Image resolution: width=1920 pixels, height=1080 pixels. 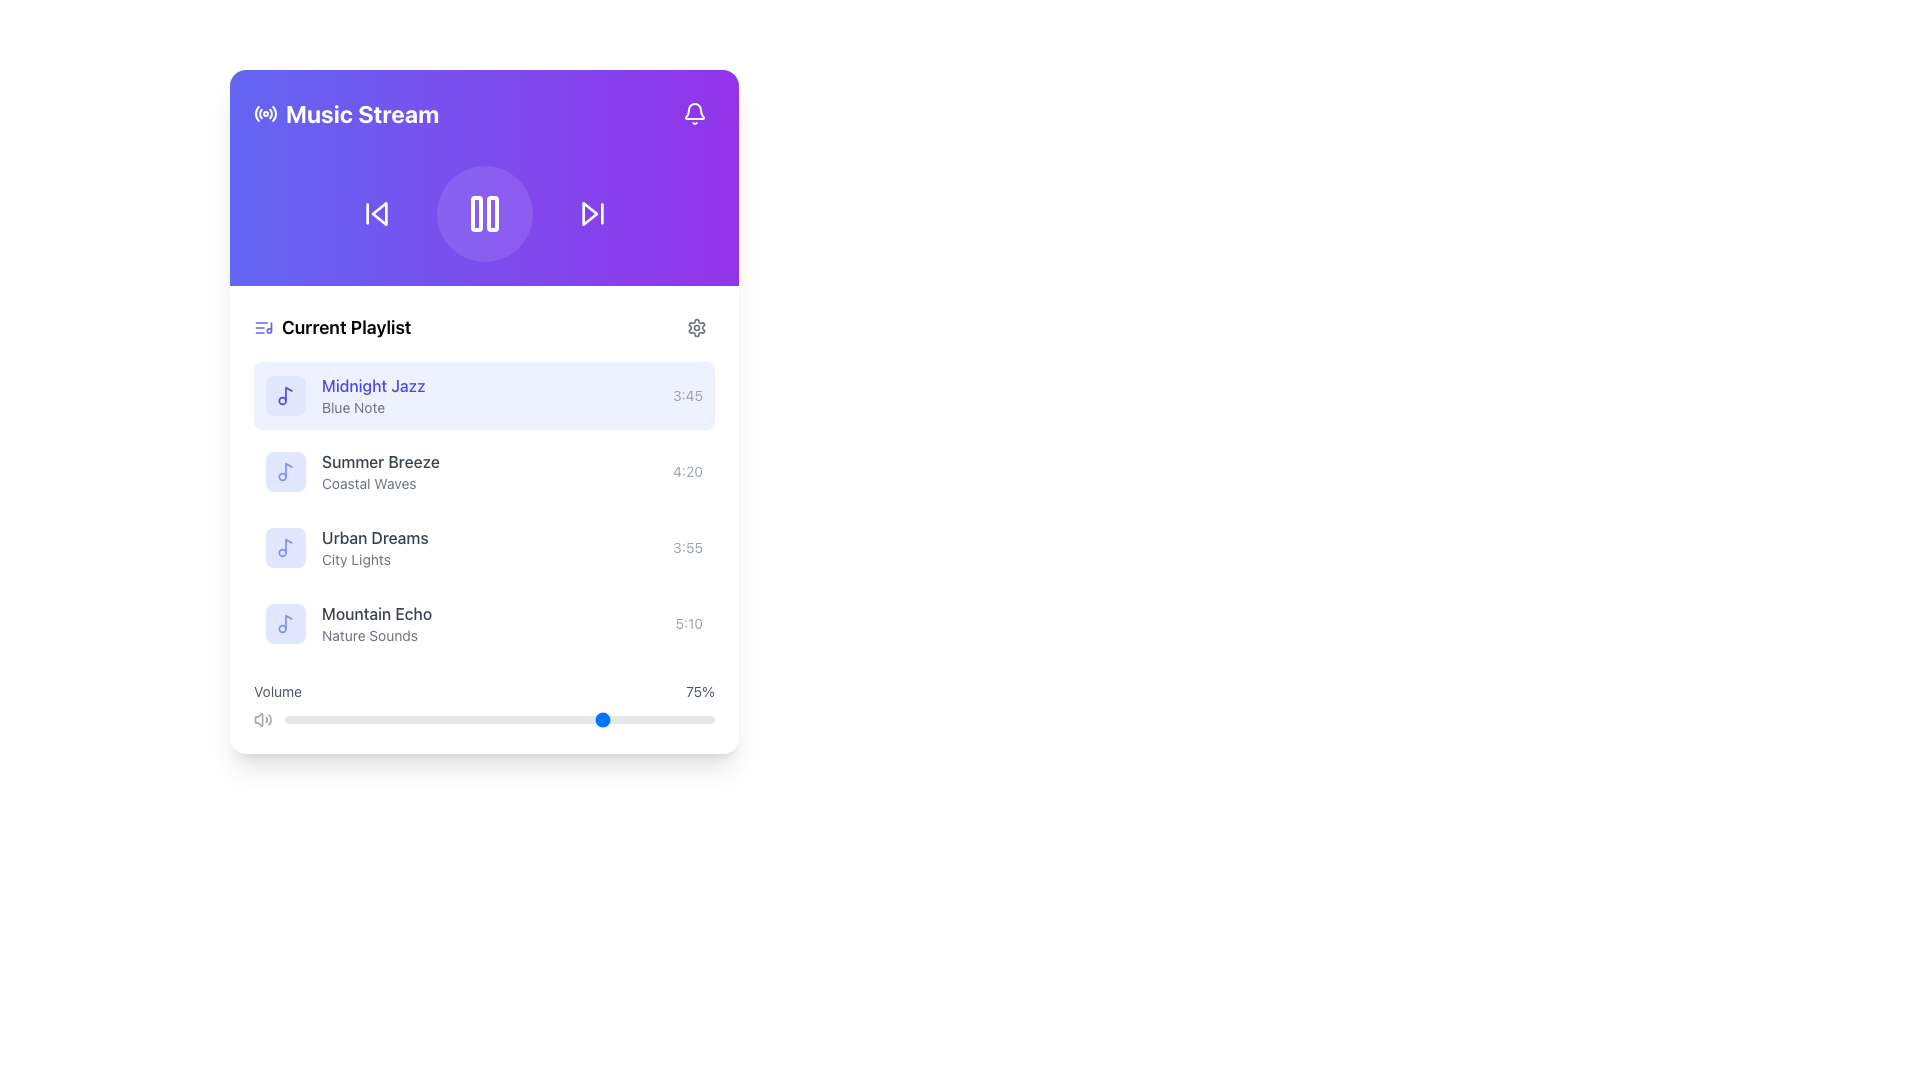 I want to click on the right vertical bar of the pause button icon, which is centrally located in the title bar of the media control interface, so click(x=492, y=213).